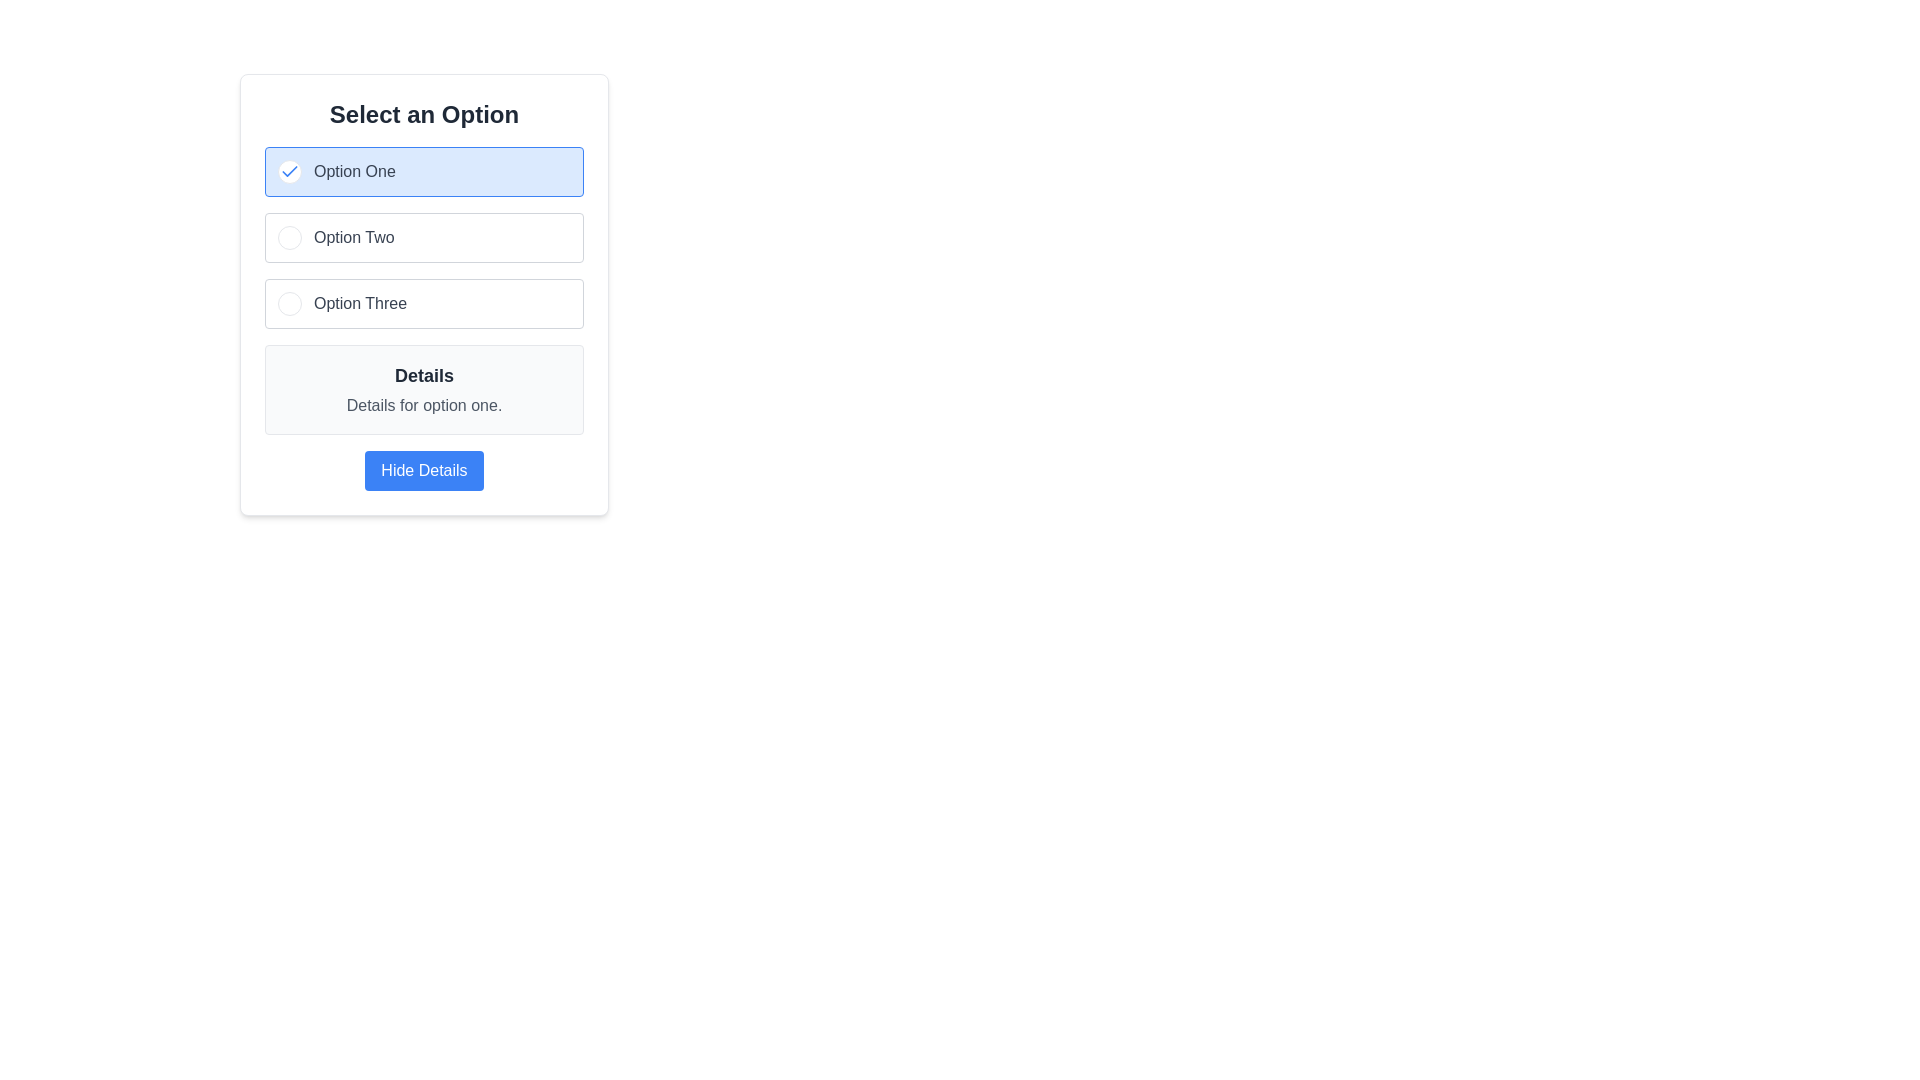  Describe the element at coordinates (423, 115) in the screenshot. I see `the Text header located at the top of the white-bordered panel, which serves as a title indicating the purpose of the content below` at that location.